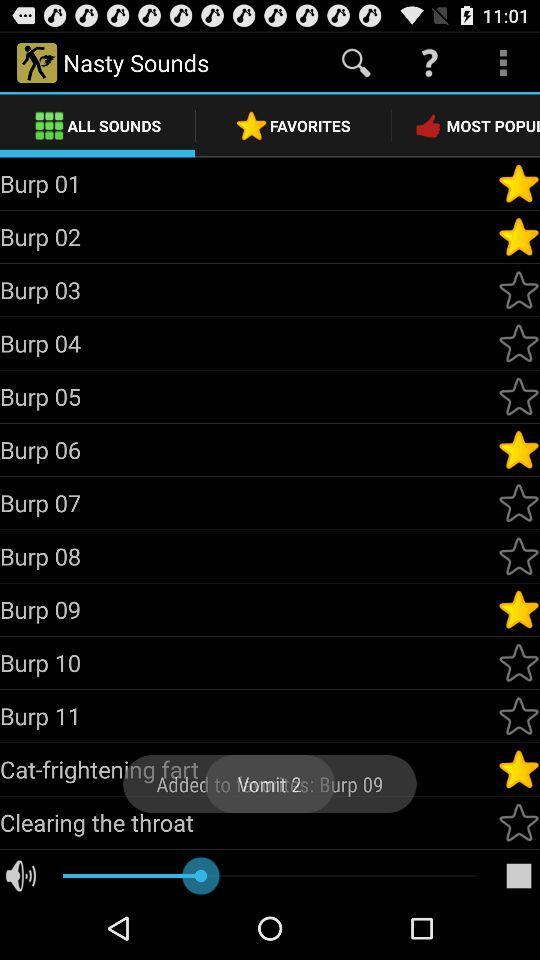  Describe the element at coordinates (248, 662) in the screenshot. I see `the burp 10` at that location.